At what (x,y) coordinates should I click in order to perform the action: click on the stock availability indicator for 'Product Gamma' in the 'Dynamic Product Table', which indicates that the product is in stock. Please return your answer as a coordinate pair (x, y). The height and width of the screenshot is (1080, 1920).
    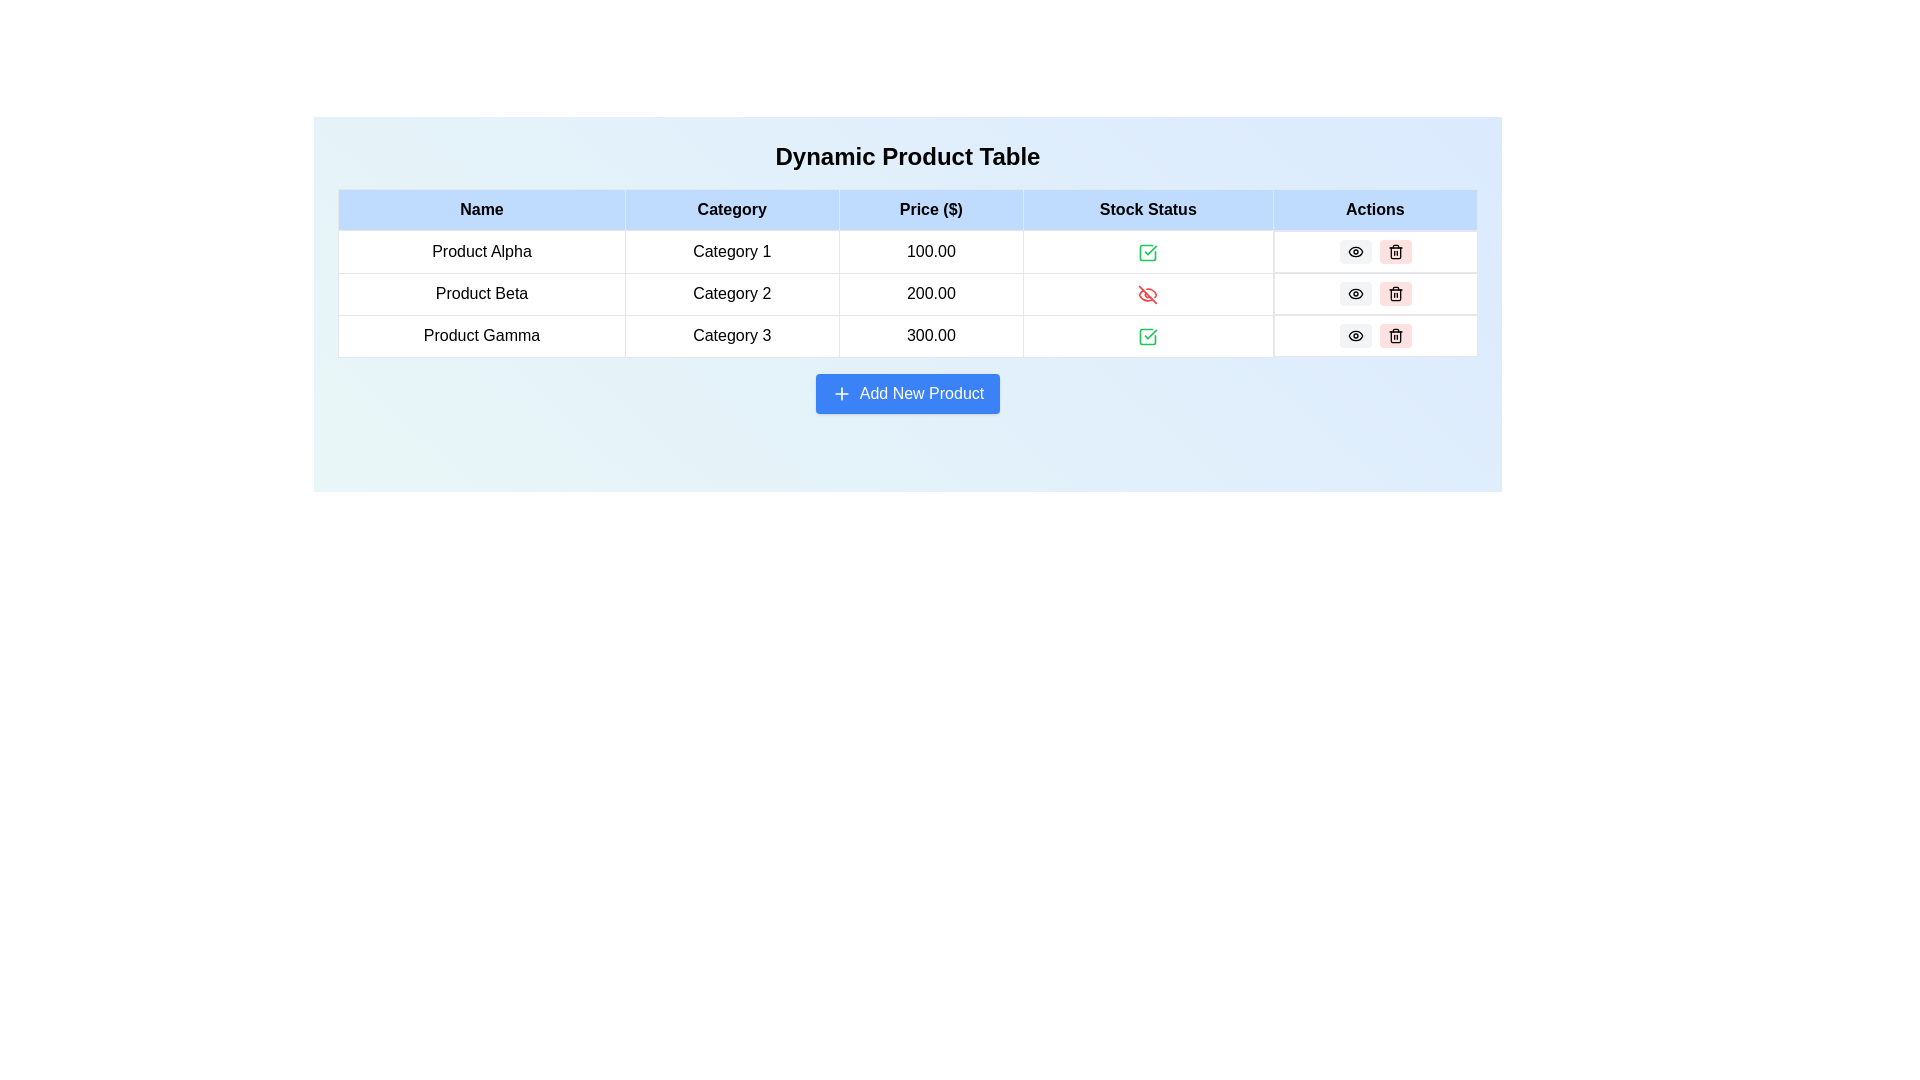
    Looking at the image, I should click on (1148, 334).